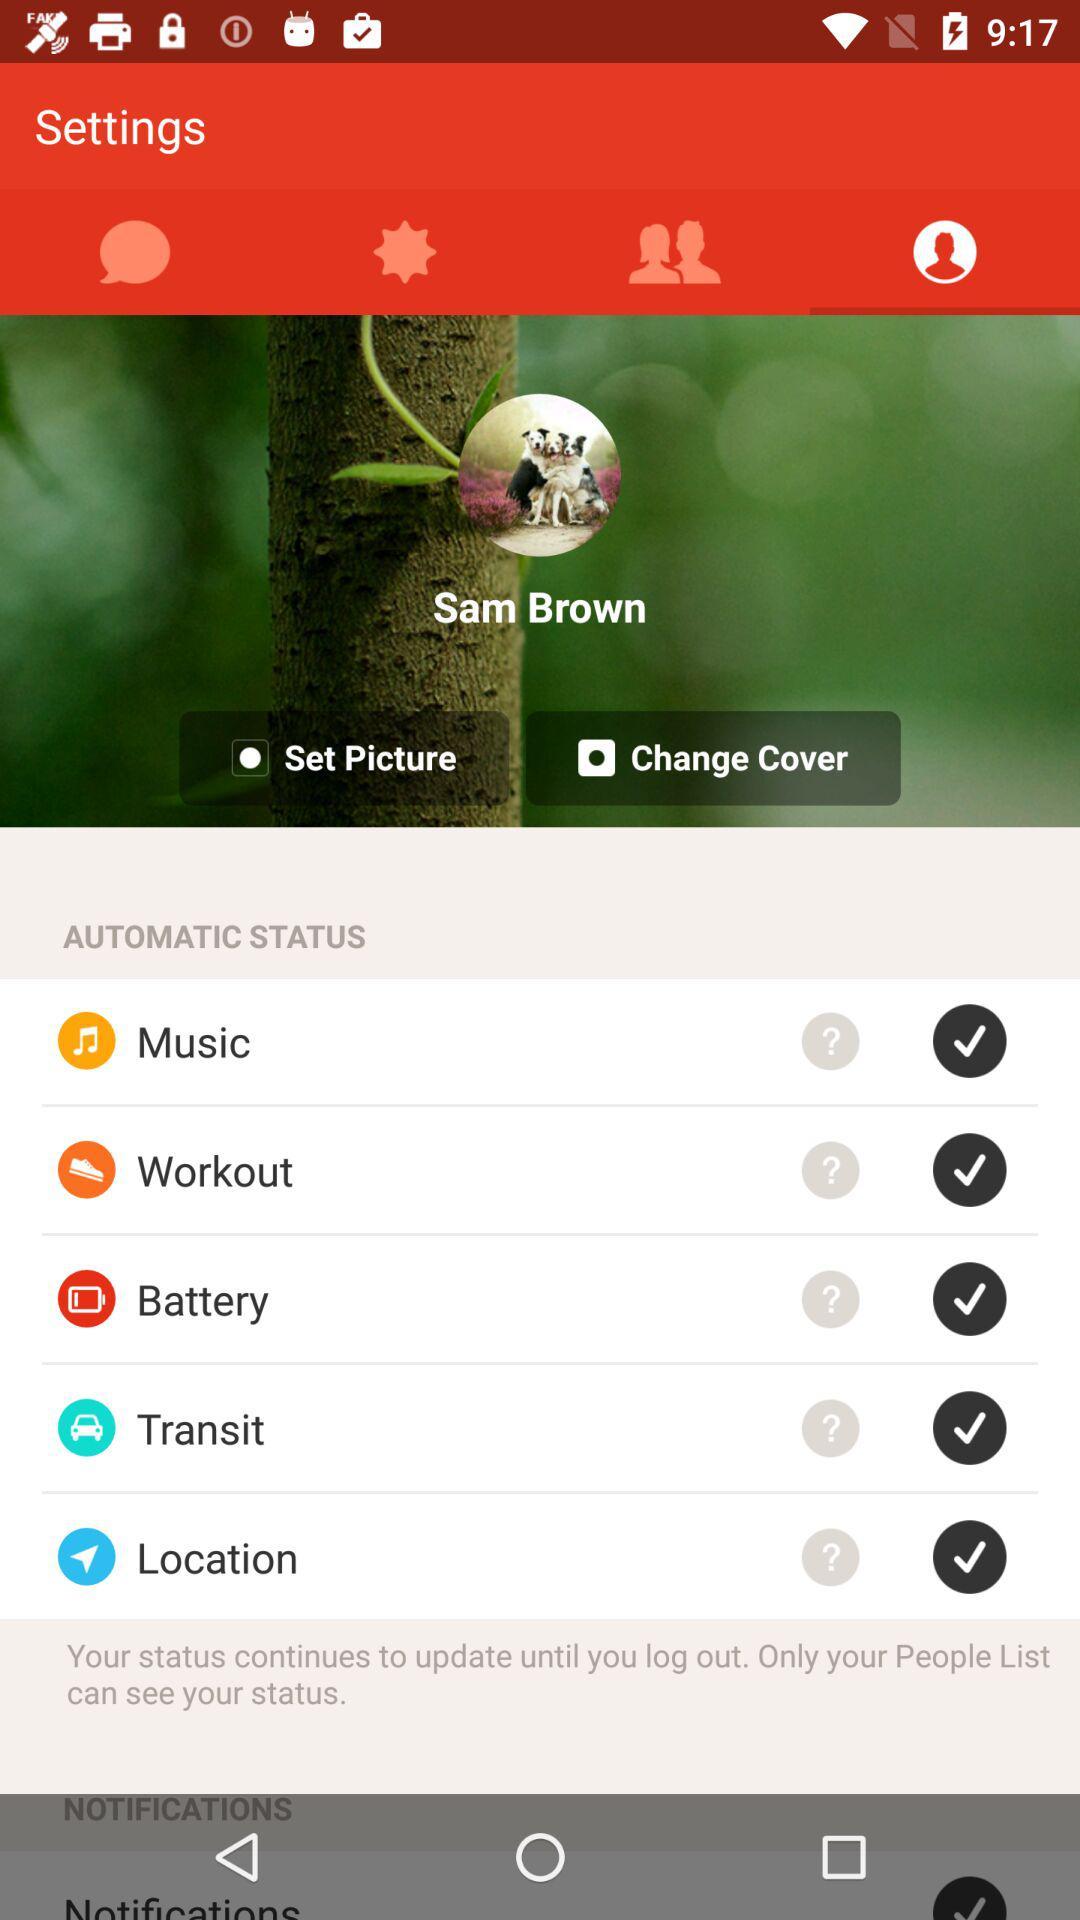 The image size is (1080, 1920). I want to click on change cover button on a page, so click(712, 757).